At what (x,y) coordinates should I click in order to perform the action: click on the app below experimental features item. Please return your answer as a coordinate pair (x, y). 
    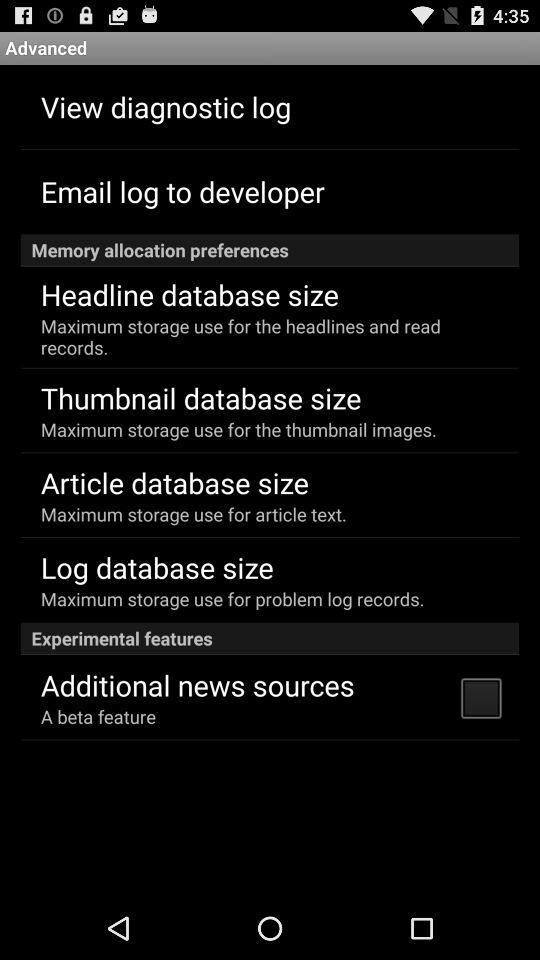
    Looking at the image, I should click on (197, 684).